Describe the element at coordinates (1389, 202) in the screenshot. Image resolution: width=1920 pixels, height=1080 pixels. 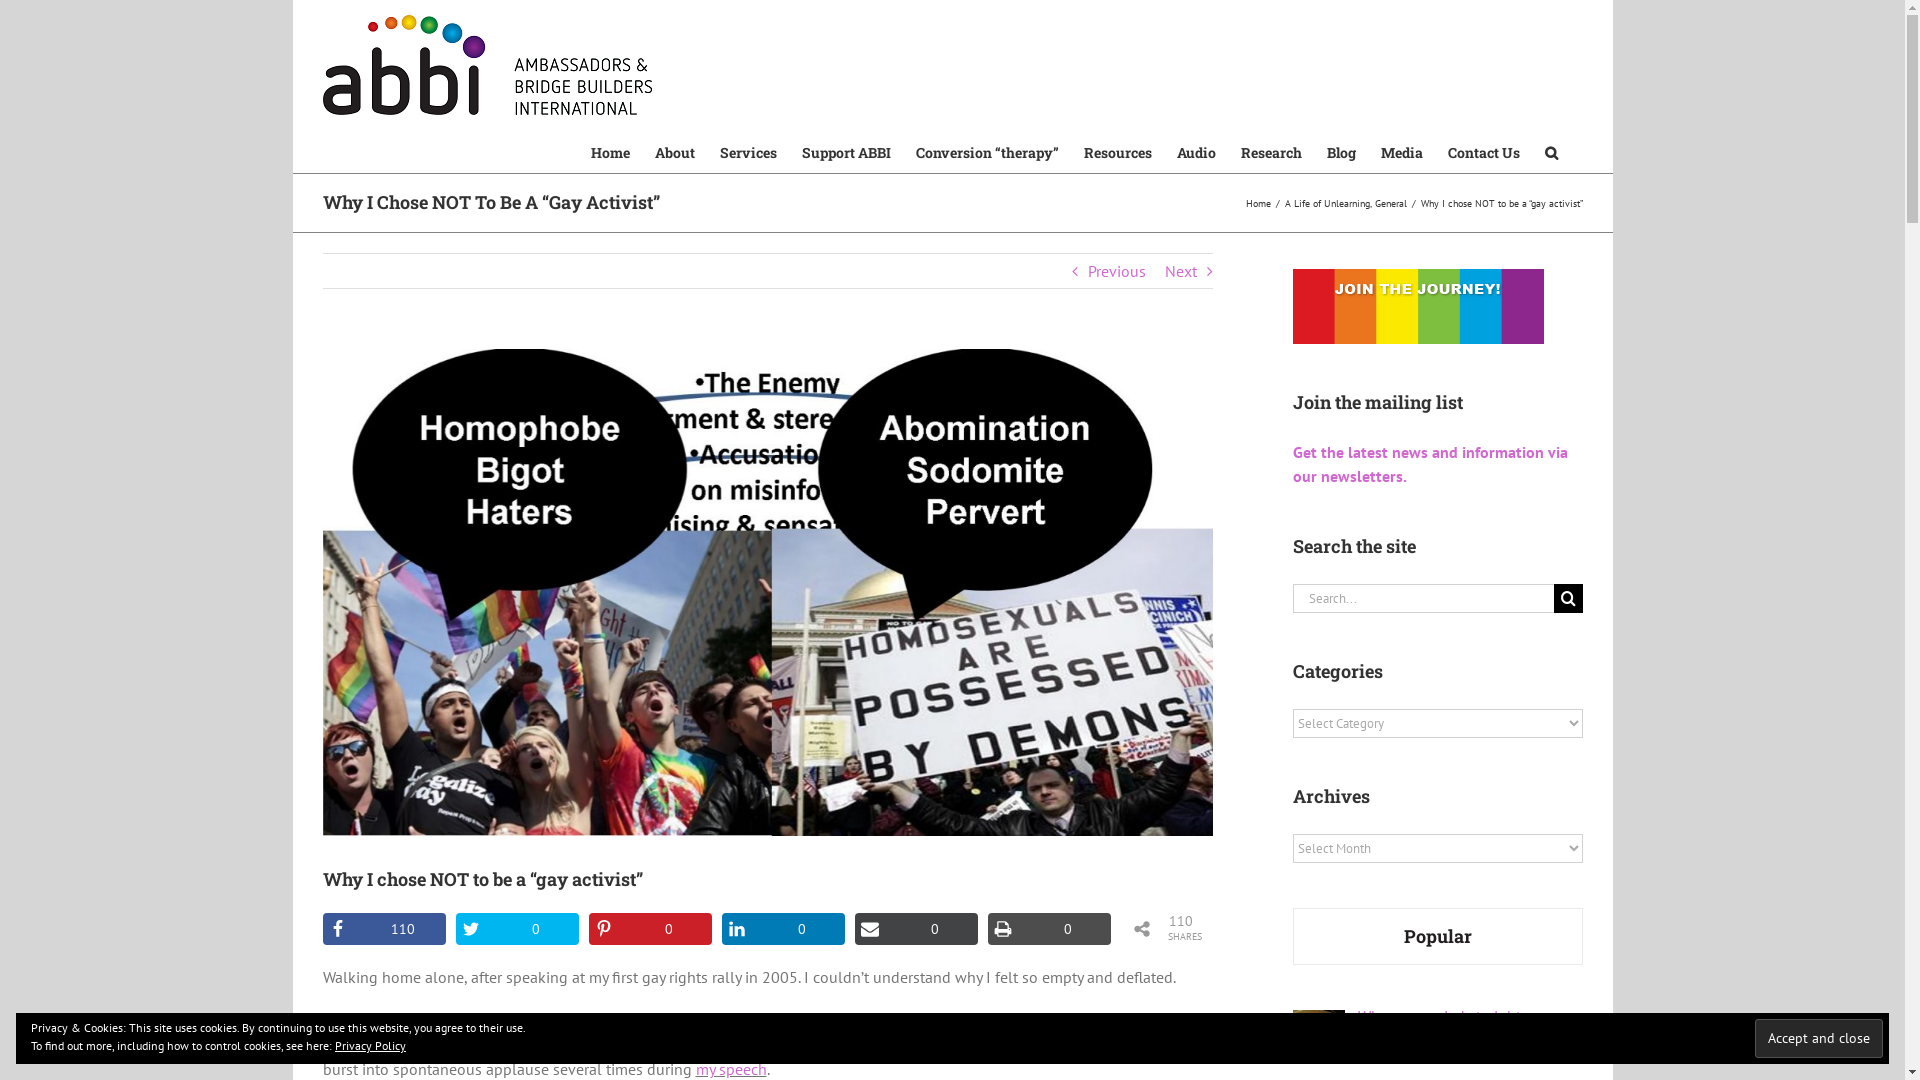
I see `'General'` at that location.